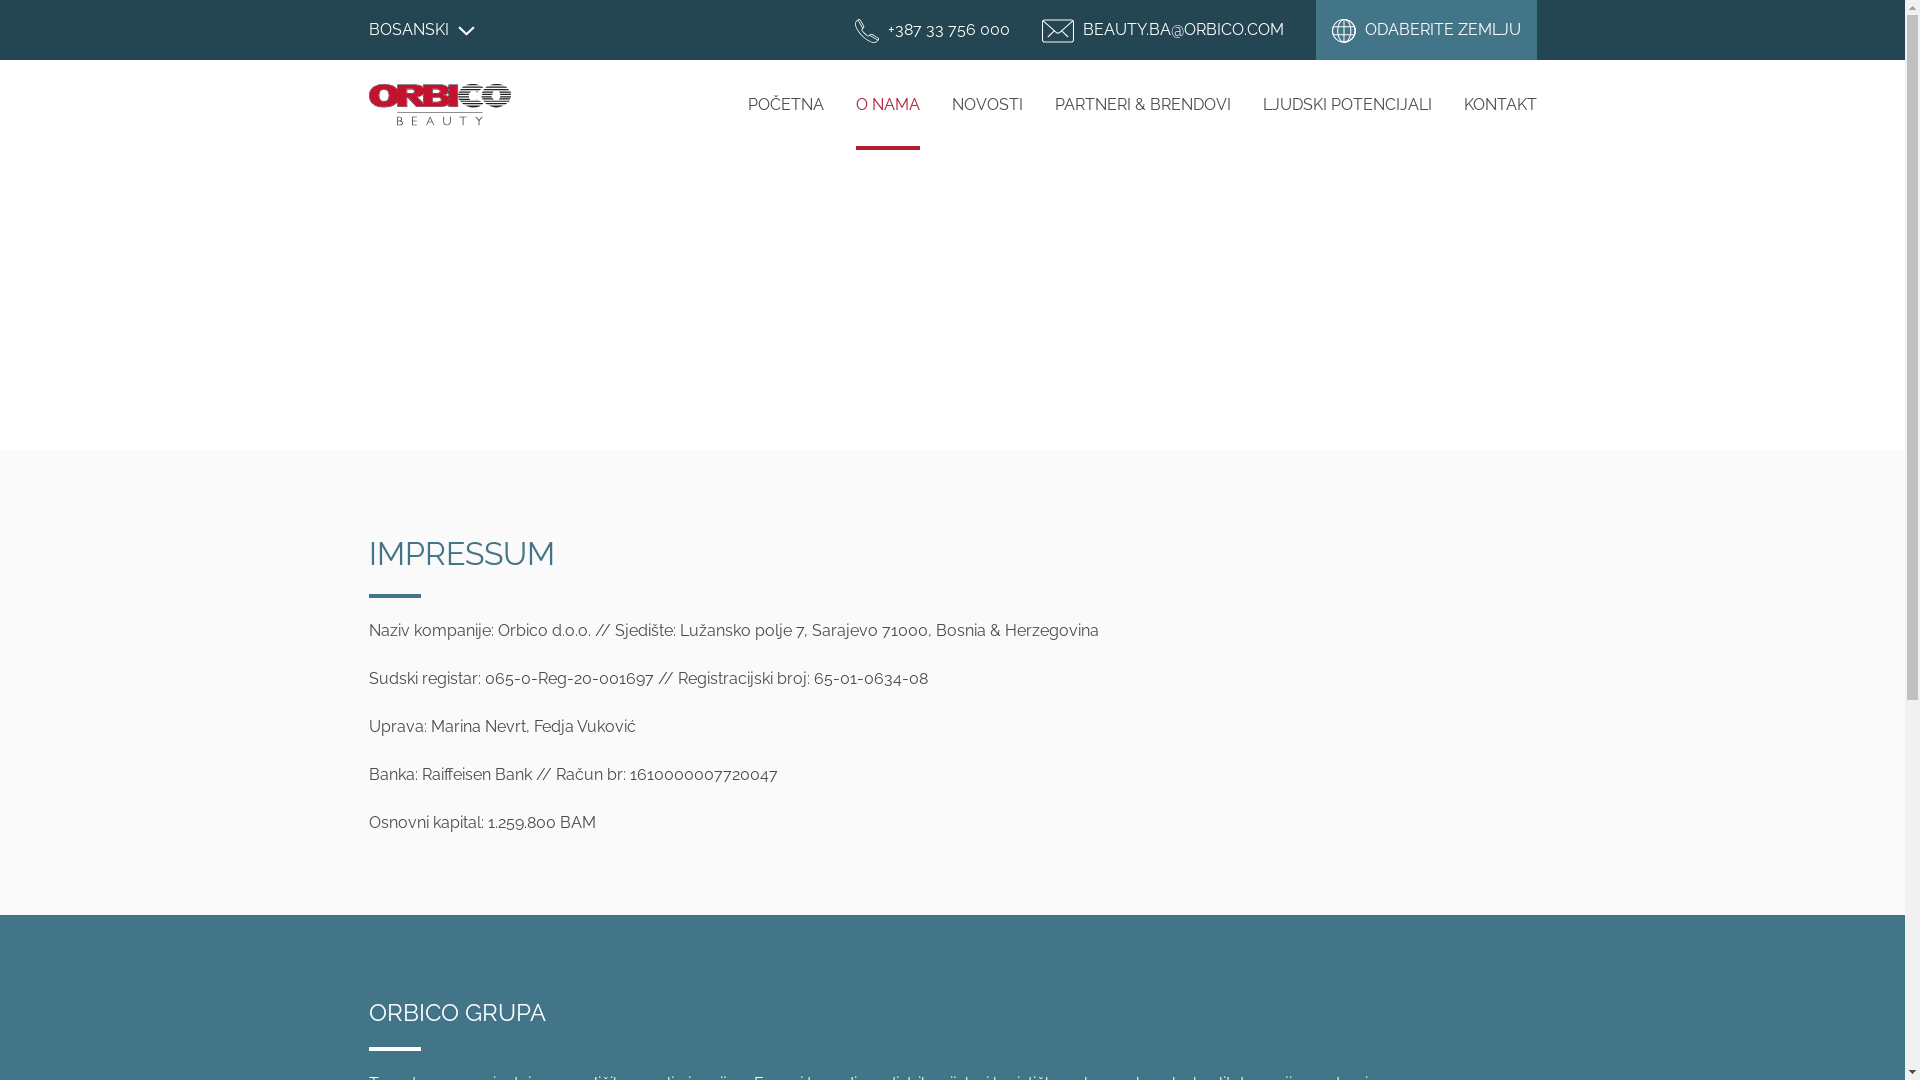  What do you see at coordinates (437, 104) in the screenshot?
I see `'Orbico Beauty - Bosna i Hercegovina'` at bounding box center [437, 104].